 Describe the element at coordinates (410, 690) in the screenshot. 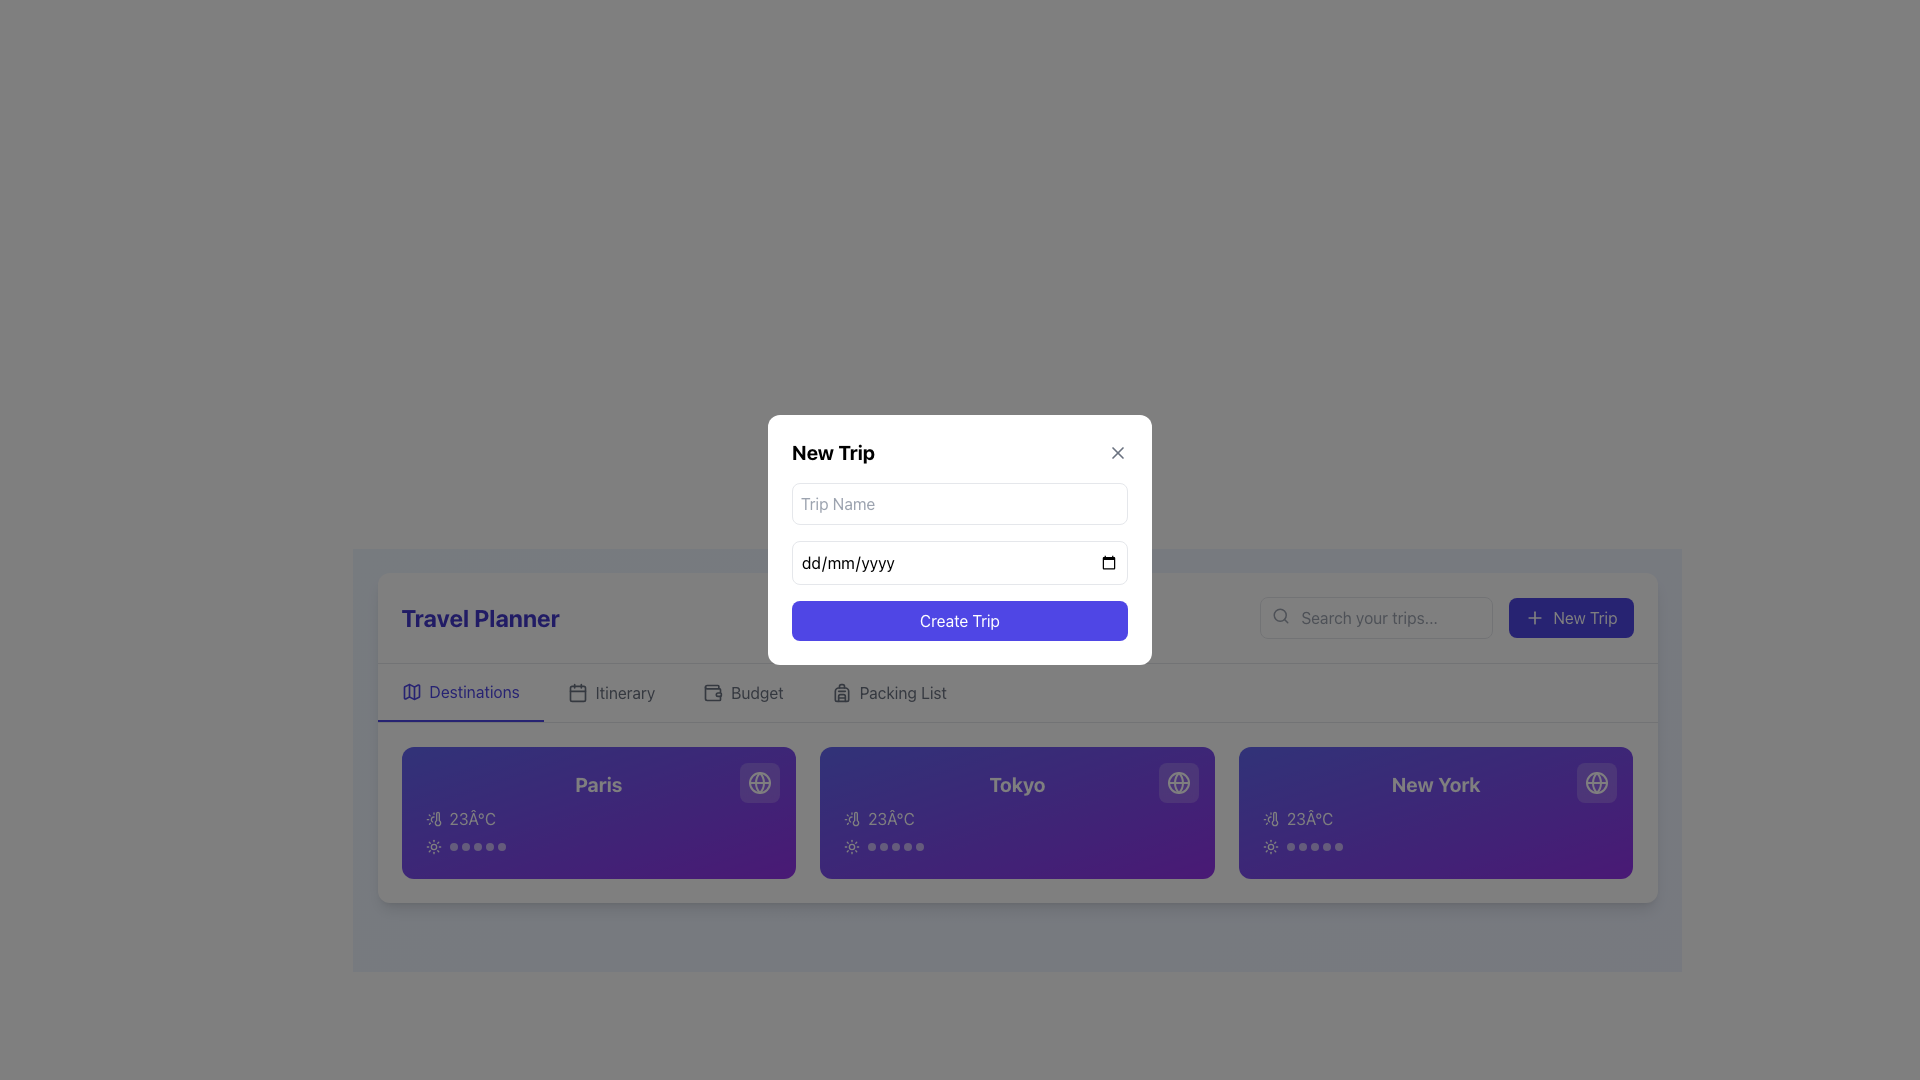

I see `the SVG icon resembling a map located to the immediate left of the 'Destinations' text under the 'Travel Planner' heading` at that location.